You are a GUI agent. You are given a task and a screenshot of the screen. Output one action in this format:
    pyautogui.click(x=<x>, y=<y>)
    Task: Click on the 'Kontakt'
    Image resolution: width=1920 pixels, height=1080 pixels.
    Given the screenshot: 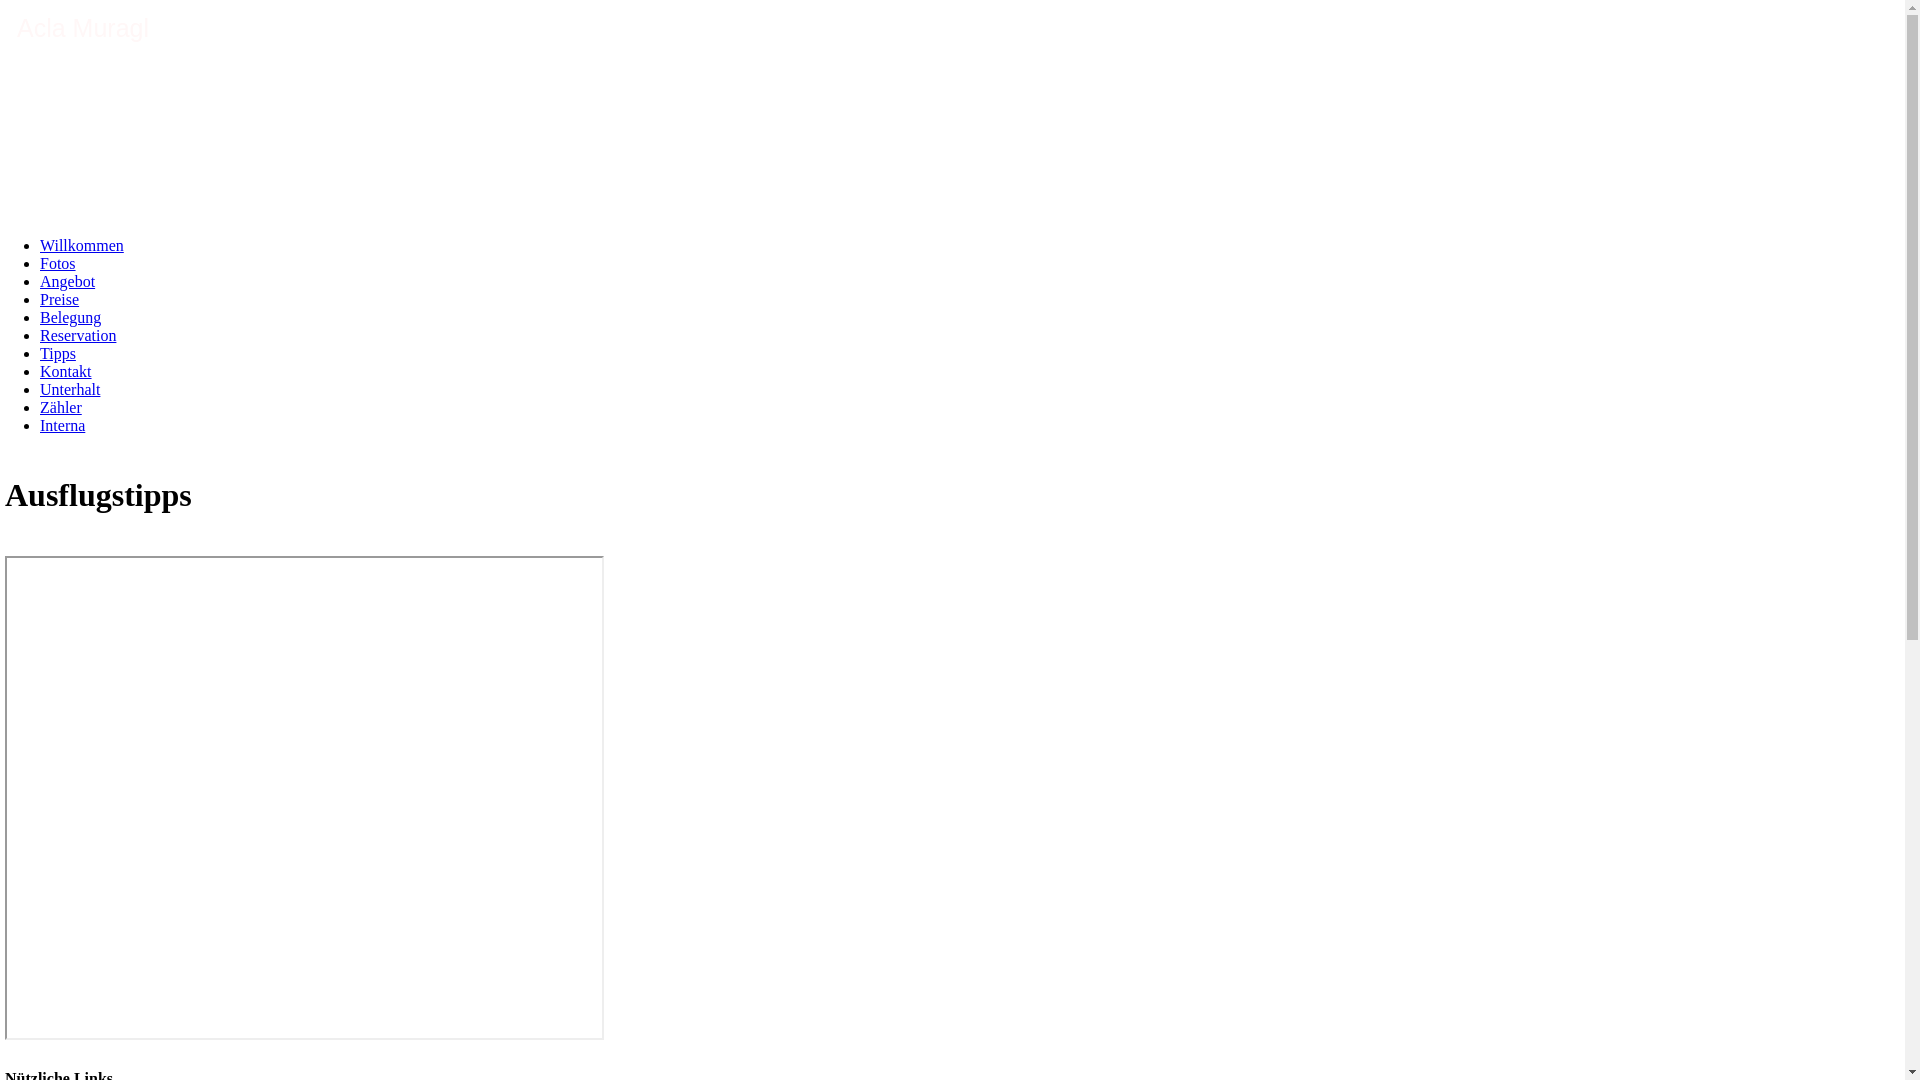 What is the action you would take?
    pyautogui.click(x=39, y=371)
    